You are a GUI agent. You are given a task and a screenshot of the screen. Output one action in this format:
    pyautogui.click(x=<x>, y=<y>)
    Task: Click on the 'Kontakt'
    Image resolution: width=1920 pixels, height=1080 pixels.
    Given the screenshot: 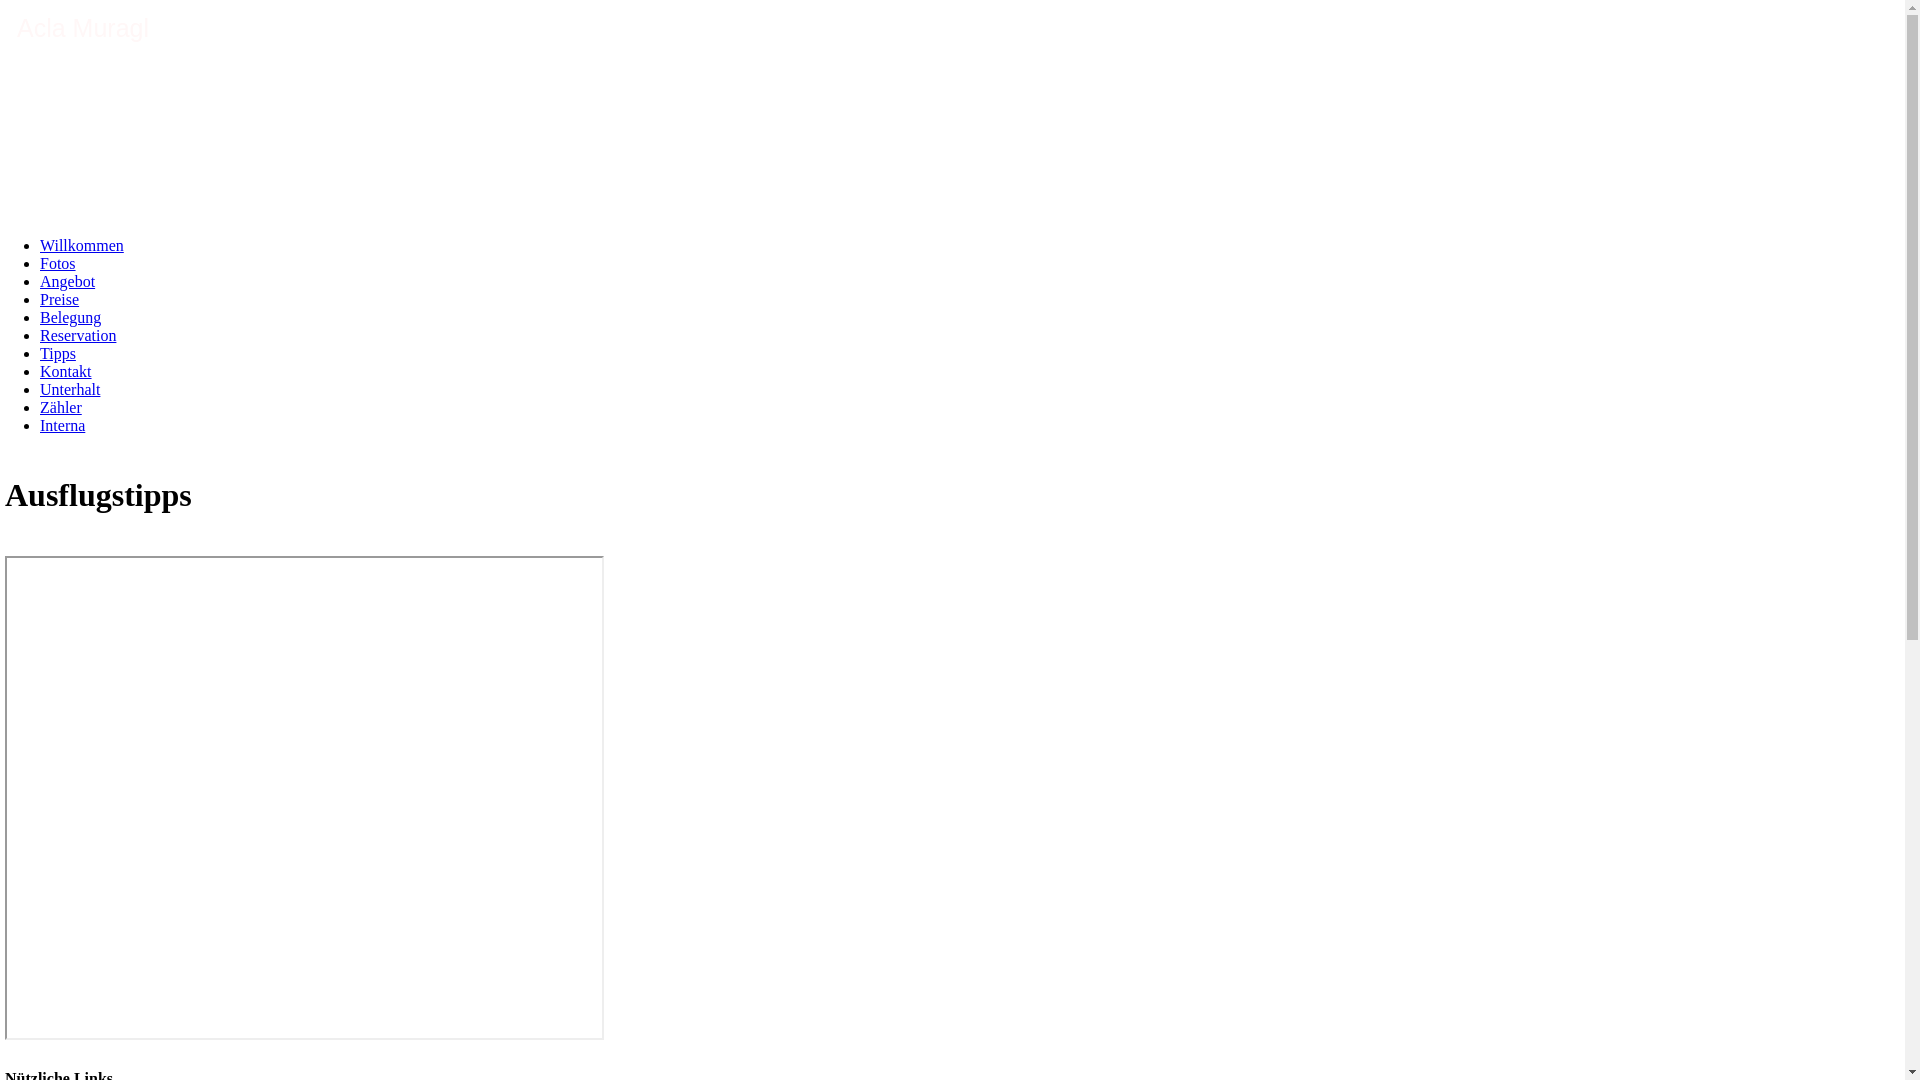 What is the action you would take?
    pyautogui.click(x=39, y=371)
    